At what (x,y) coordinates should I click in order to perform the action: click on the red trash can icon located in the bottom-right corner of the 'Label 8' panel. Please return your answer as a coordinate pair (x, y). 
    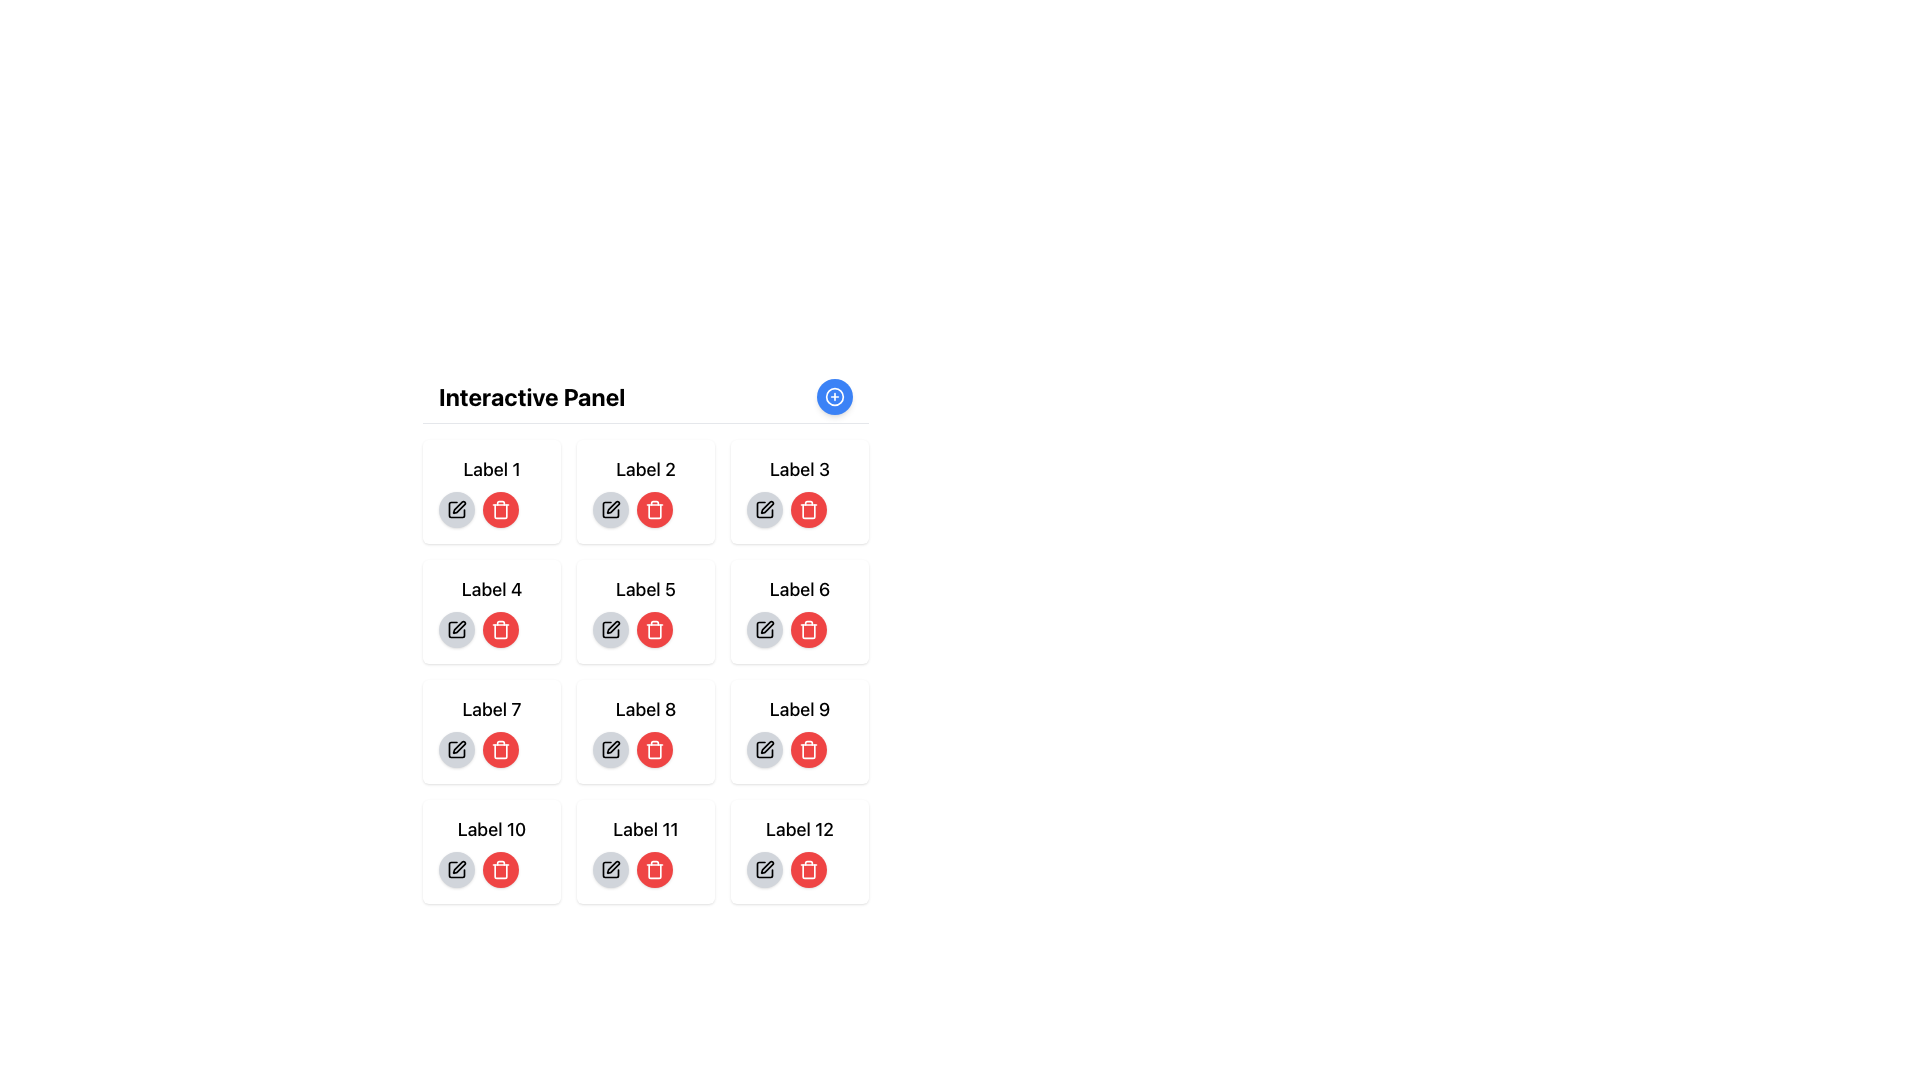
    Looking at the image, I should click on (809, 751).